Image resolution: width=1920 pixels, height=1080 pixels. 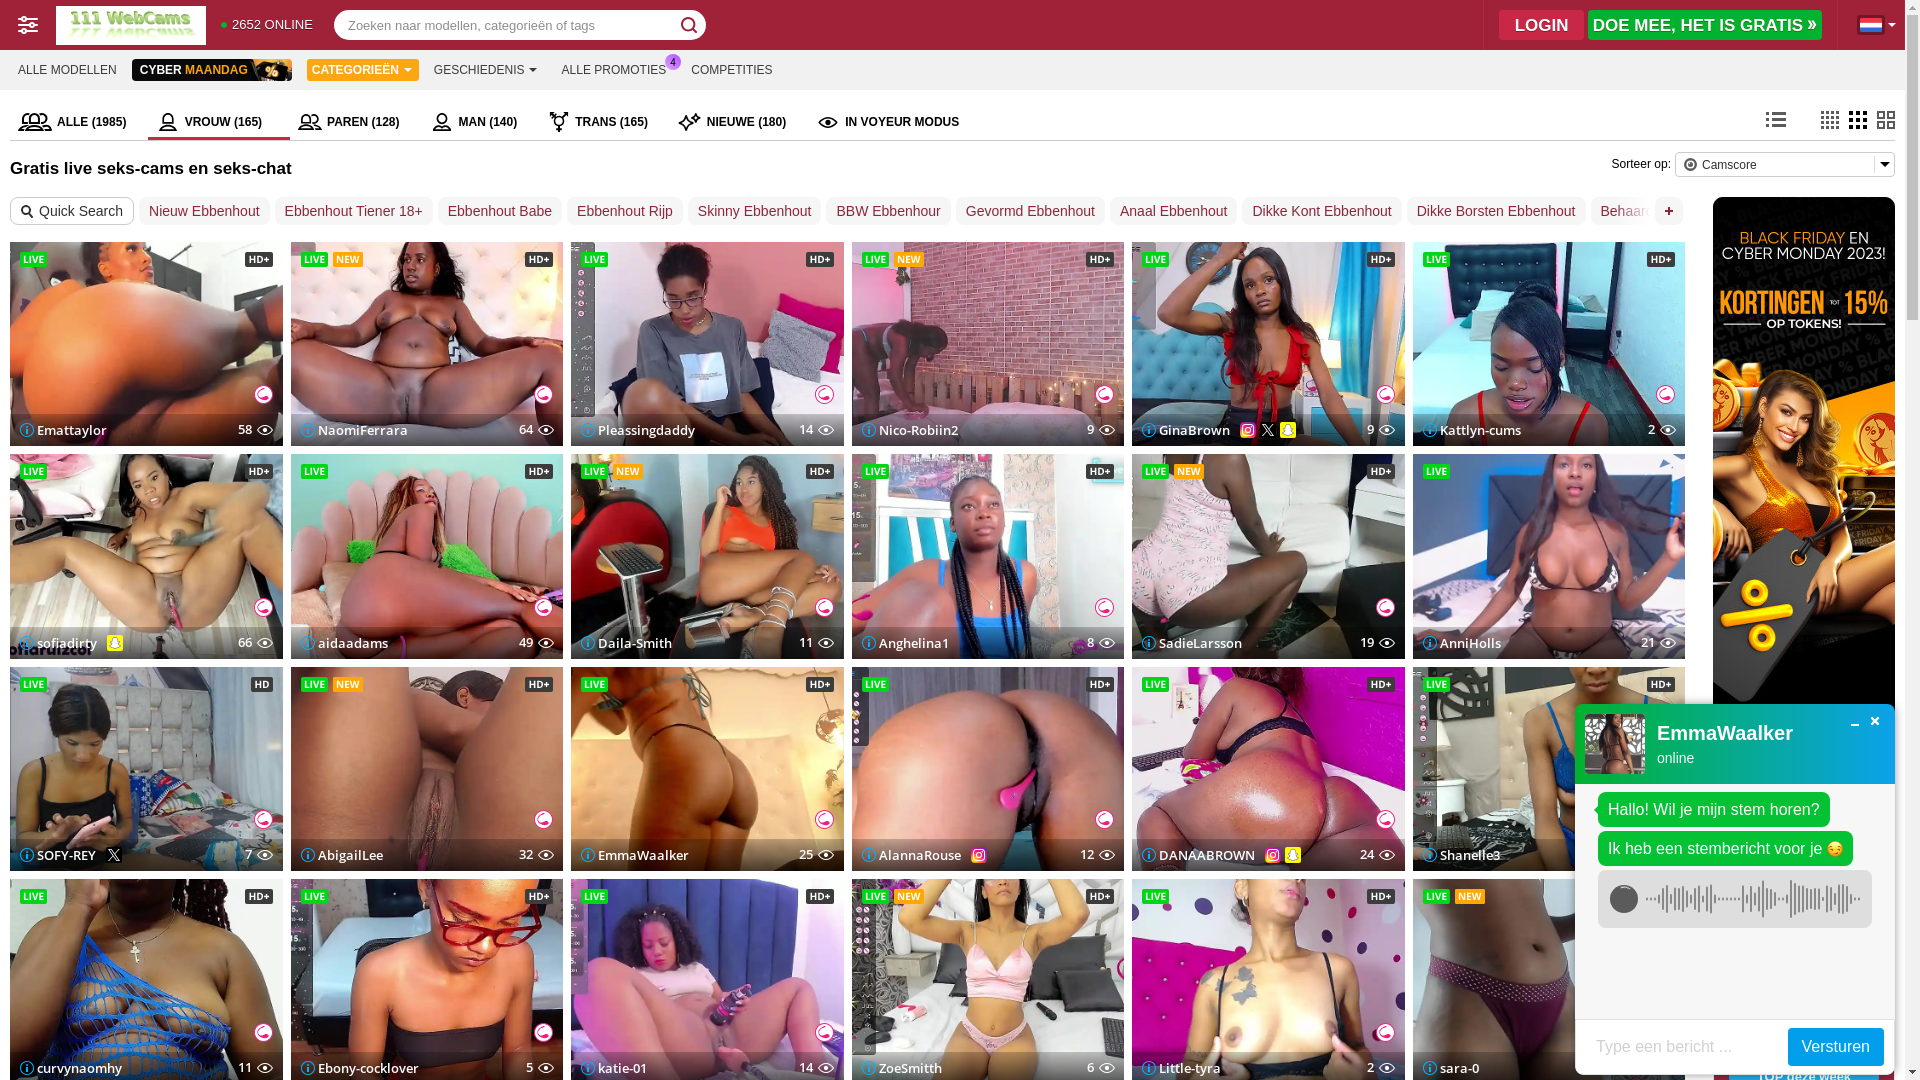 What do you see at coordinates (603, 122) in the screenshot?
I see `'TRANS (165)'` at bounding box center [603, 122].